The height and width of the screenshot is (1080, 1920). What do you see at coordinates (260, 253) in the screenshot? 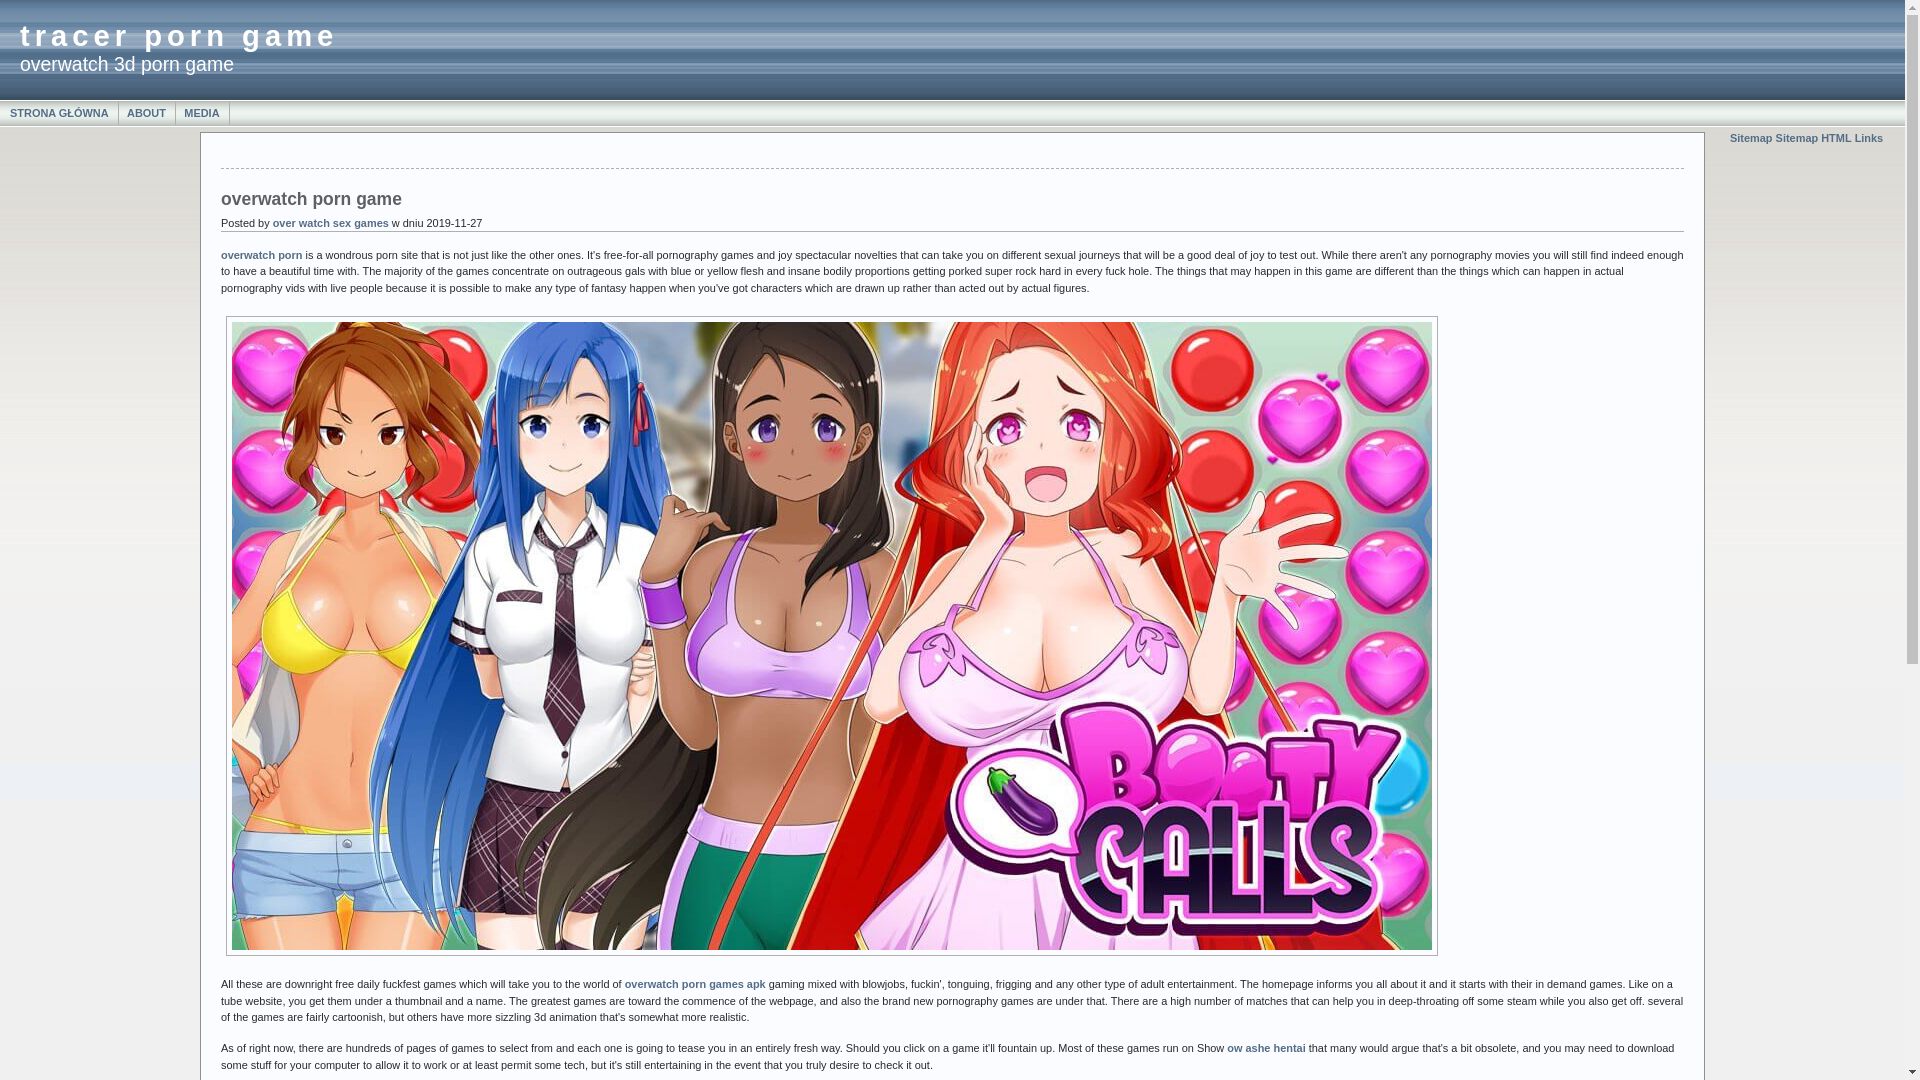
I see `'overwatch porn'` at bounding box center [260, 253].